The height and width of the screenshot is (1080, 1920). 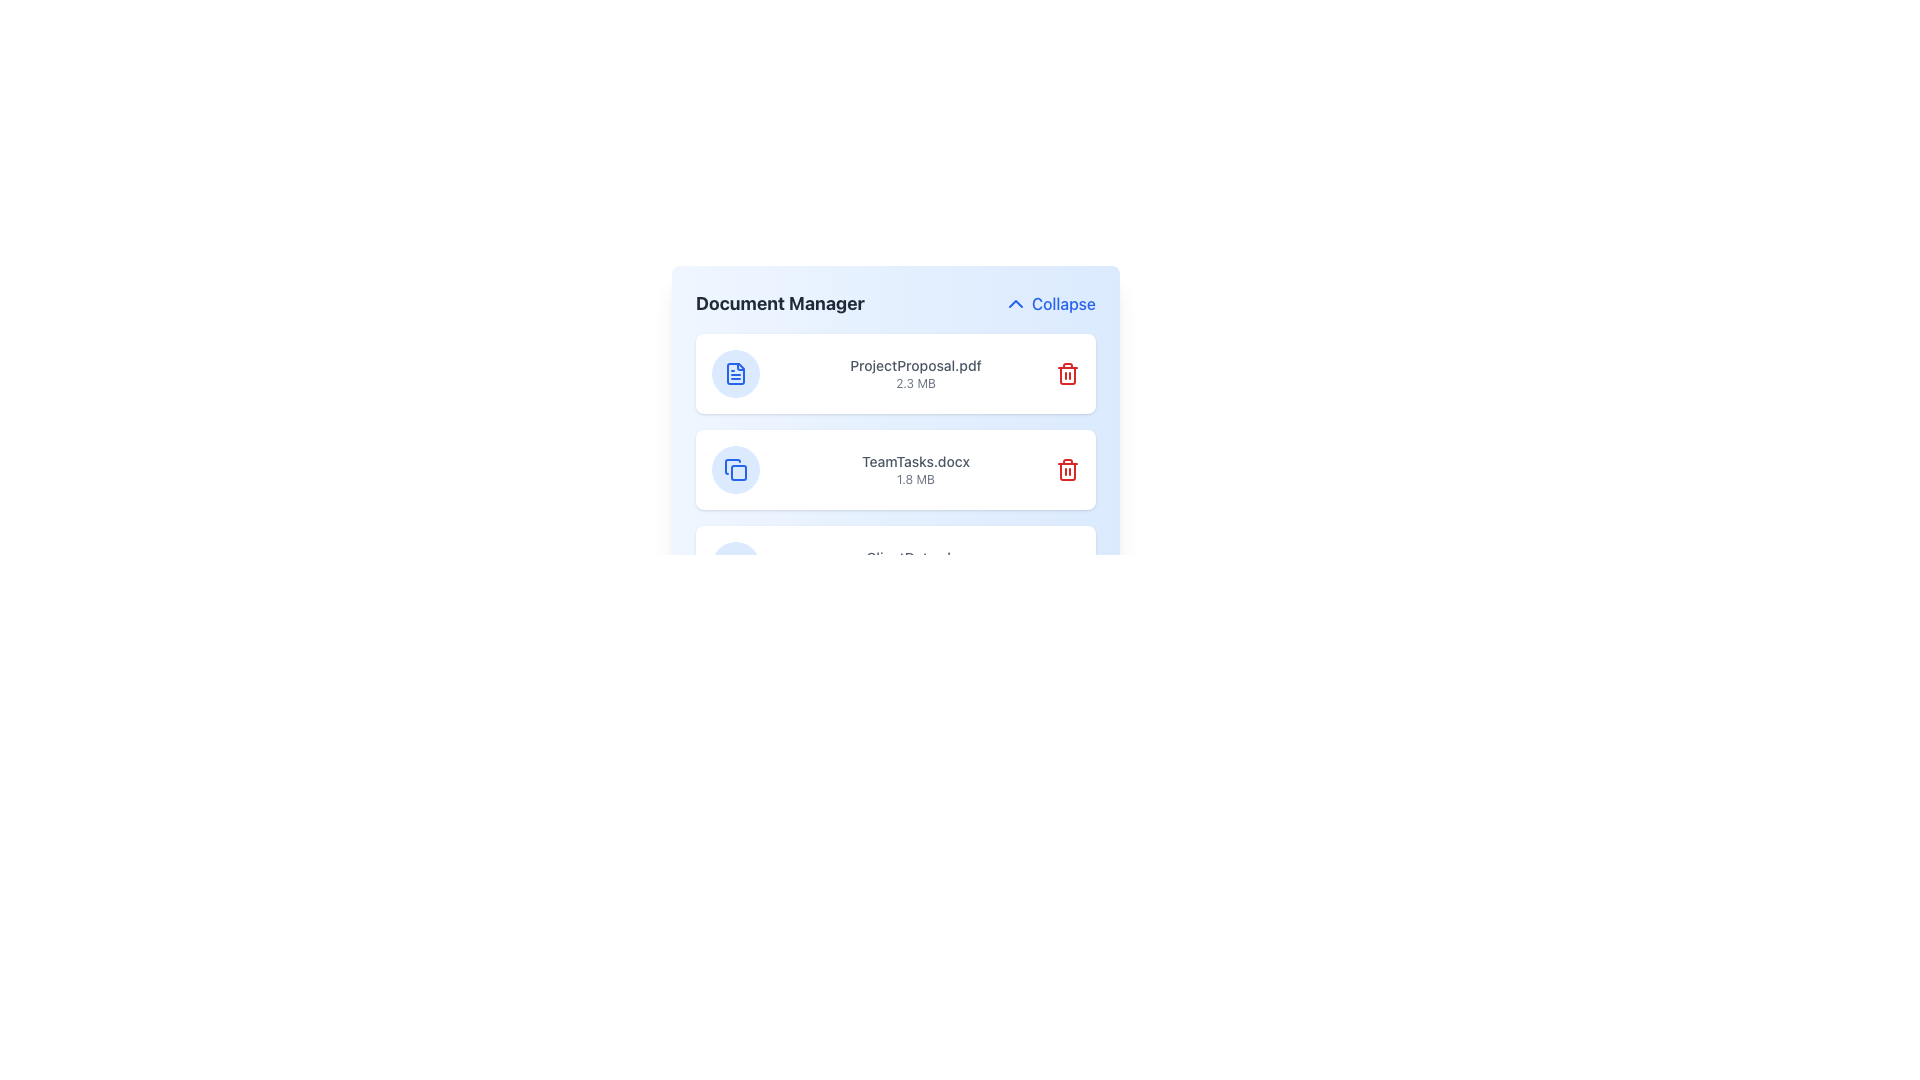 What do you see at coordinates (915, 384) in the screenshot?
I see `the text label displaying '2.3 MB' located below 'ProjectProposal.pdf' in the document manager interface` at bounding box center [915, 384].